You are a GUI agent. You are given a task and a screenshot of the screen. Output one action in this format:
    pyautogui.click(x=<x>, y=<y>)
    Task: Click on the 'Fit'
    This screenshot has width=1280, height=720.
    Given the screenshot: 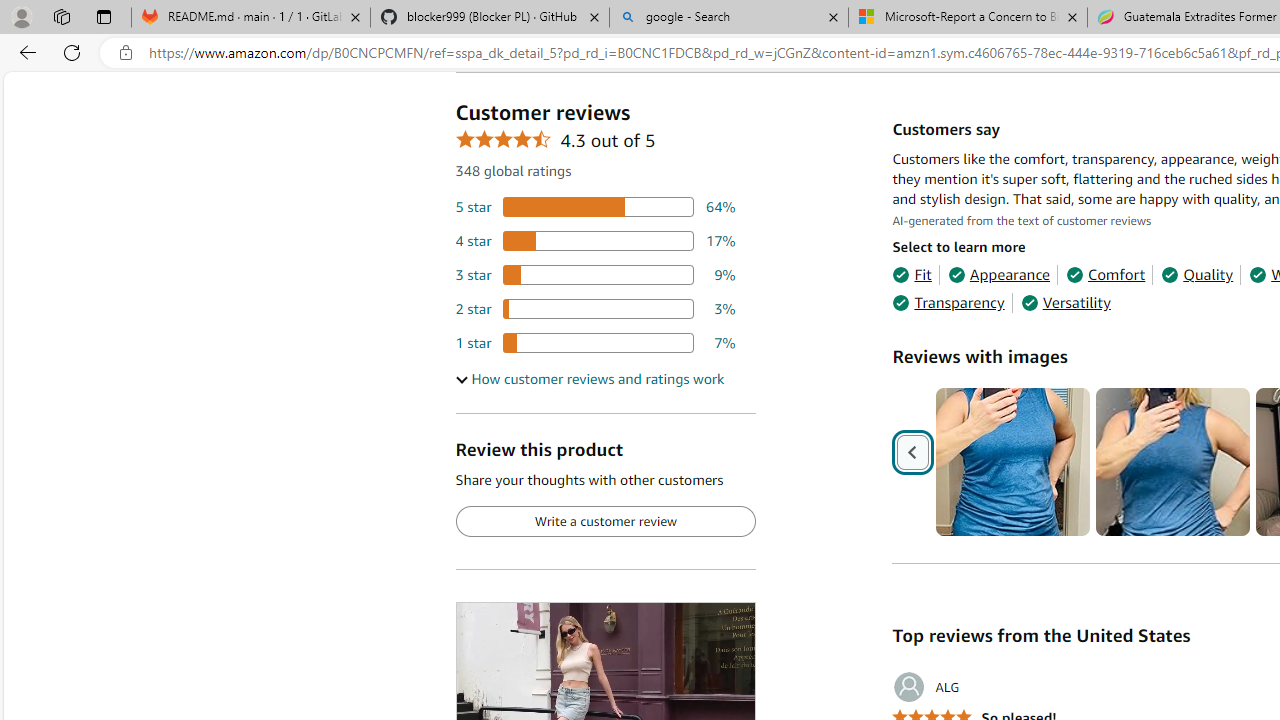 What is the action you would take?
    pyautogui.click(x=911, y=275)
    